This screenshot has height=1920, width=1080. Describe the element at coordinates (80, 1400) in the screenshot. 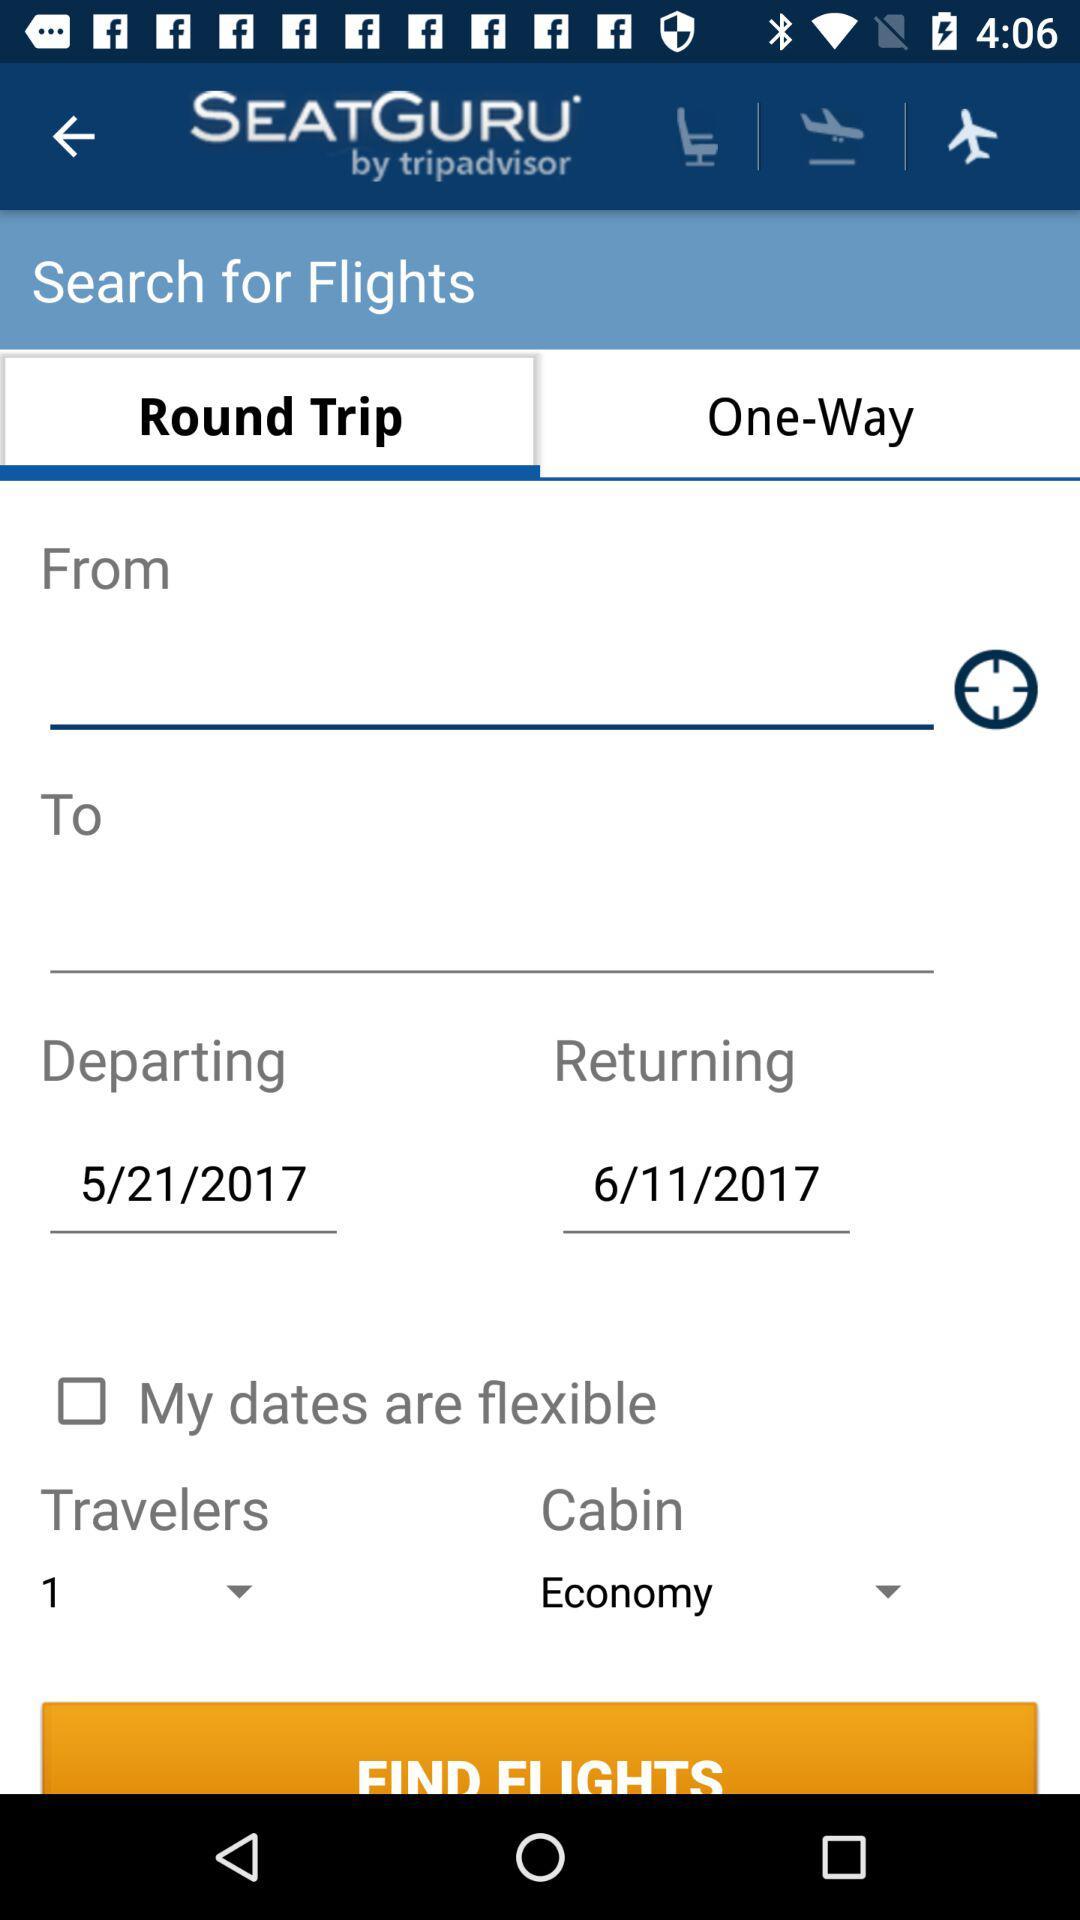

I see `flexible dates` at that location.